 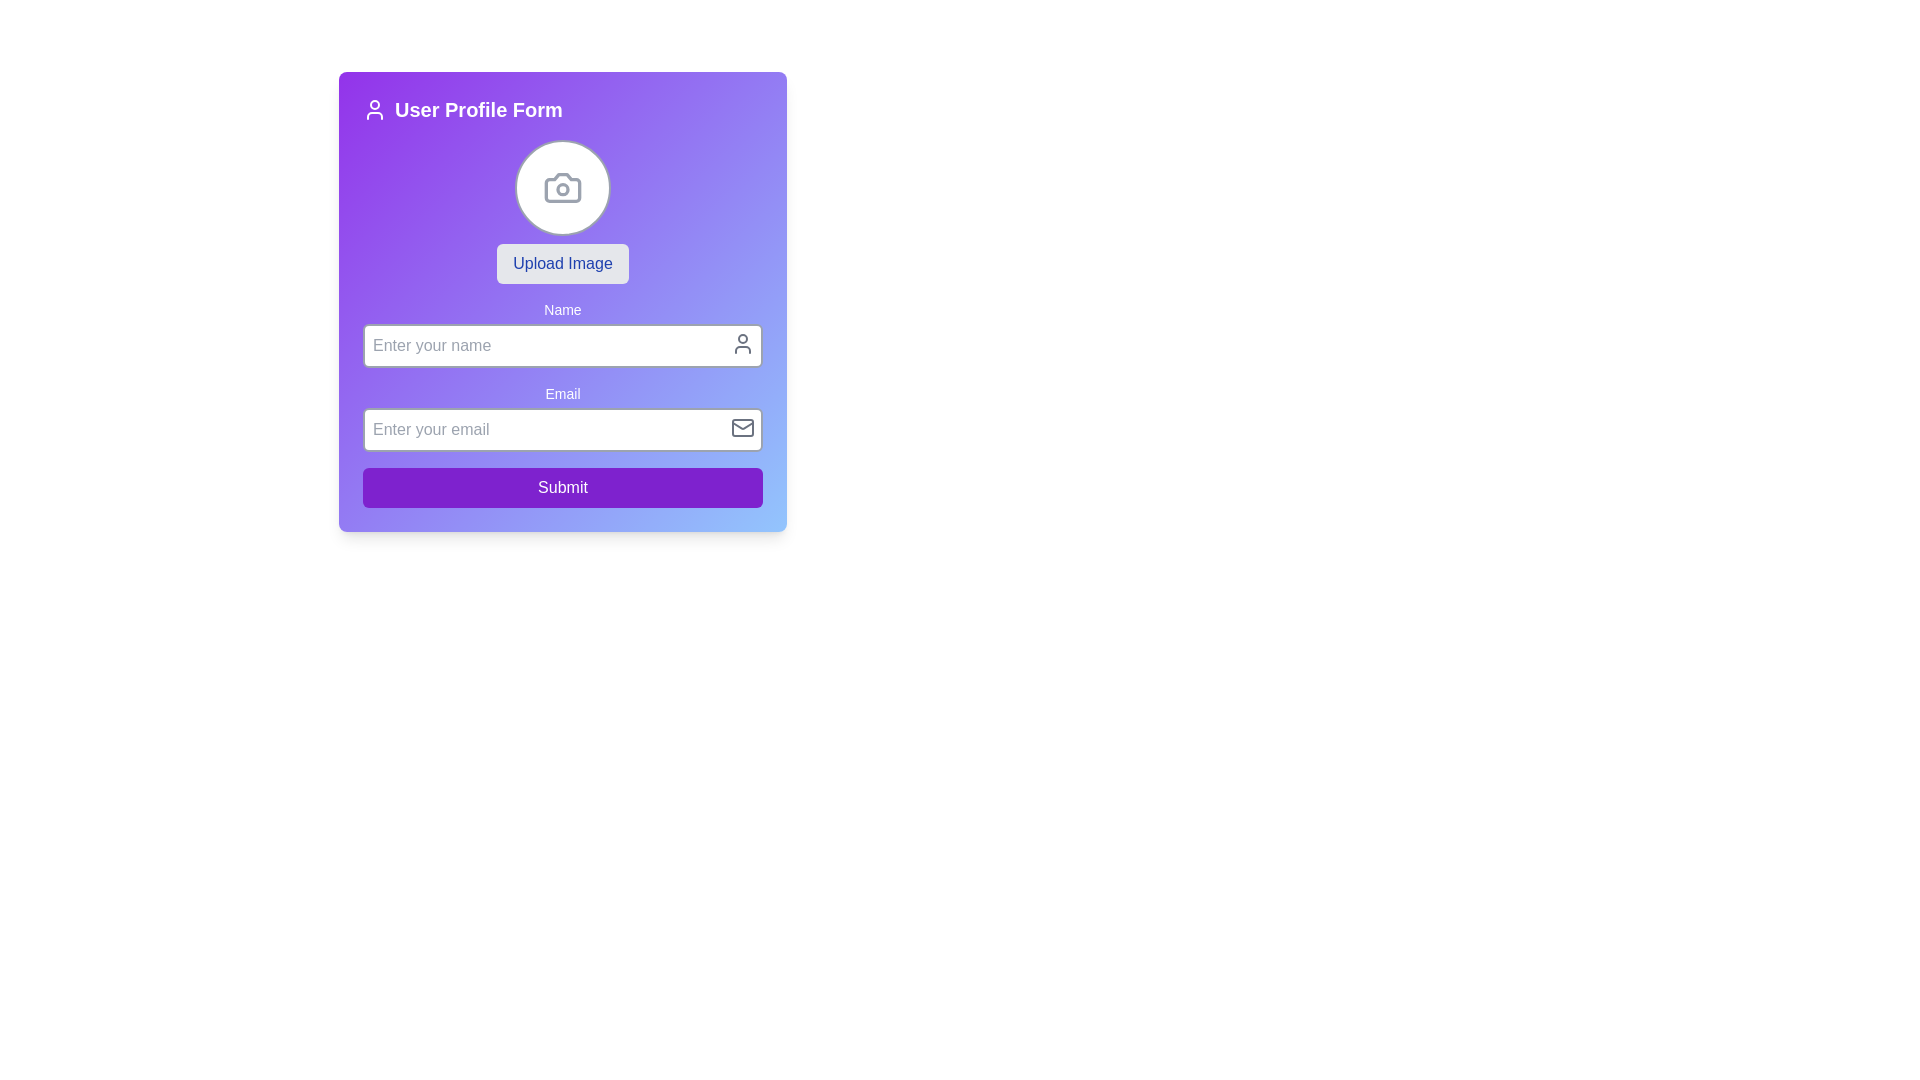 I want to click on the icon that visually indicates the 'Enter your name' text input field, which is positioned towards the top-right inside the input box, so click(x=742, y=342).